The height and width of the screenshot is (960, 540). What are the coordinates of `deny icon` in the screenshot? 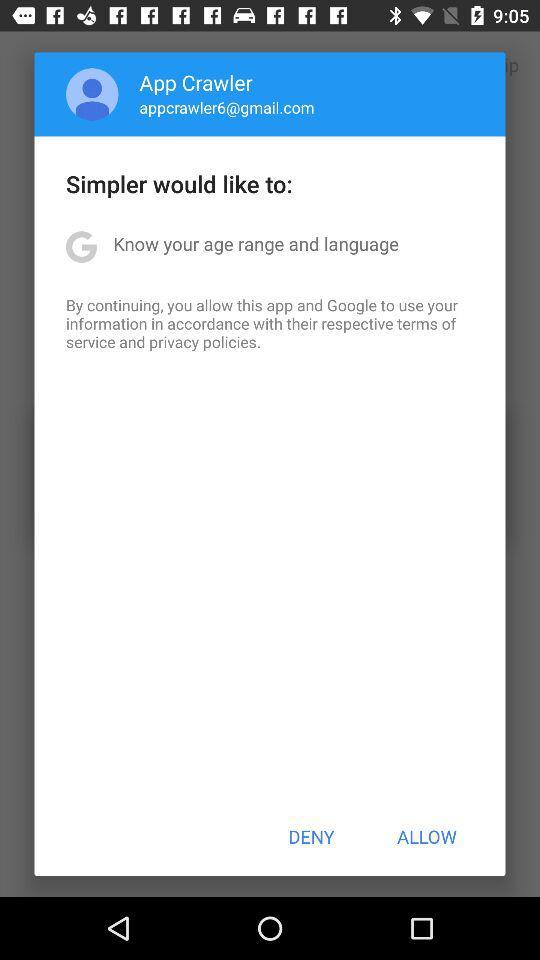 It's located at (311, 836).